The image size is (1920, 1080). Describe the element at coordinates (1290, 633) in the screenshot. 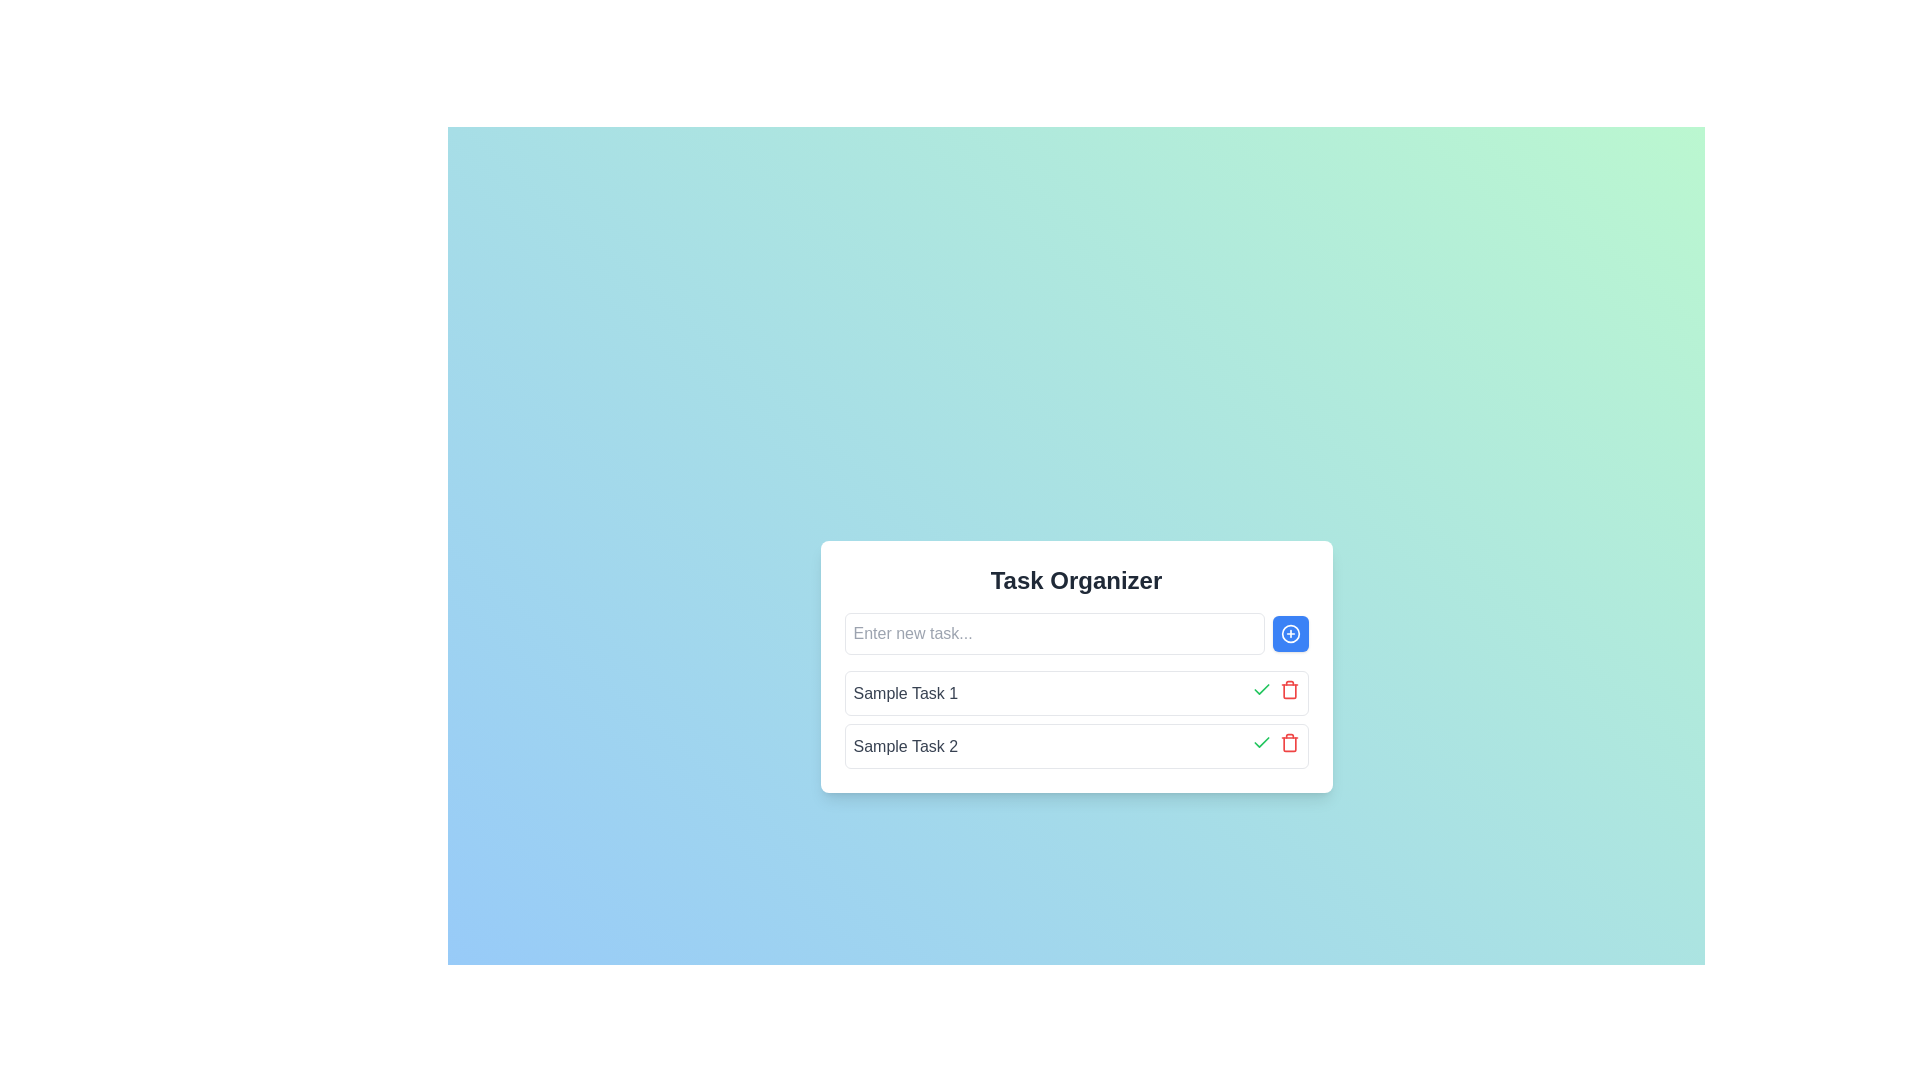

I see `the circular blue icon with a plus sign inside it, located at the right end of the text input box labeled 'Enter new task...'` at that location.